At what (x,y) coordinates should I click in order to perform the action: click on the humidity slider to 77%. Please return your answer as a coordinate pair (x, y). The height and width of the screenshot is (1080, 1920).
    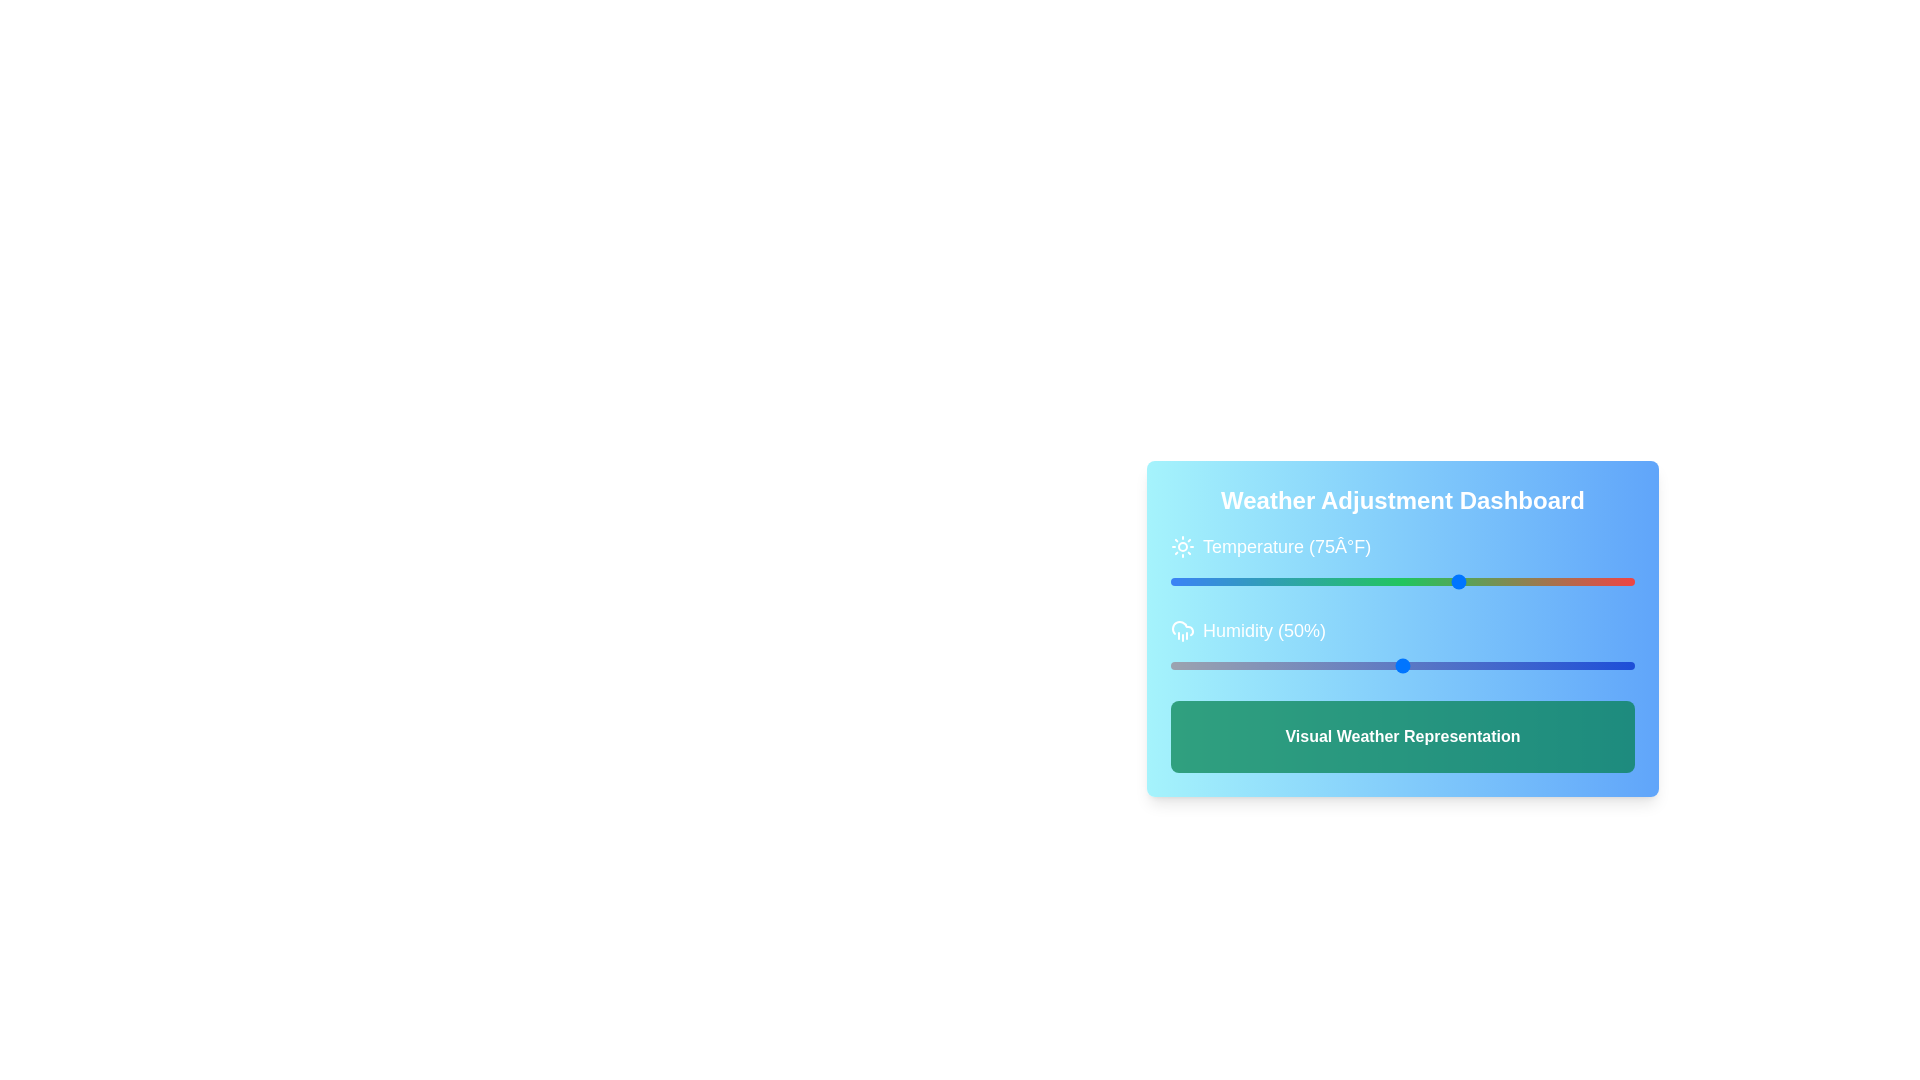
    Looking at the image, I should click on (1527, 666).